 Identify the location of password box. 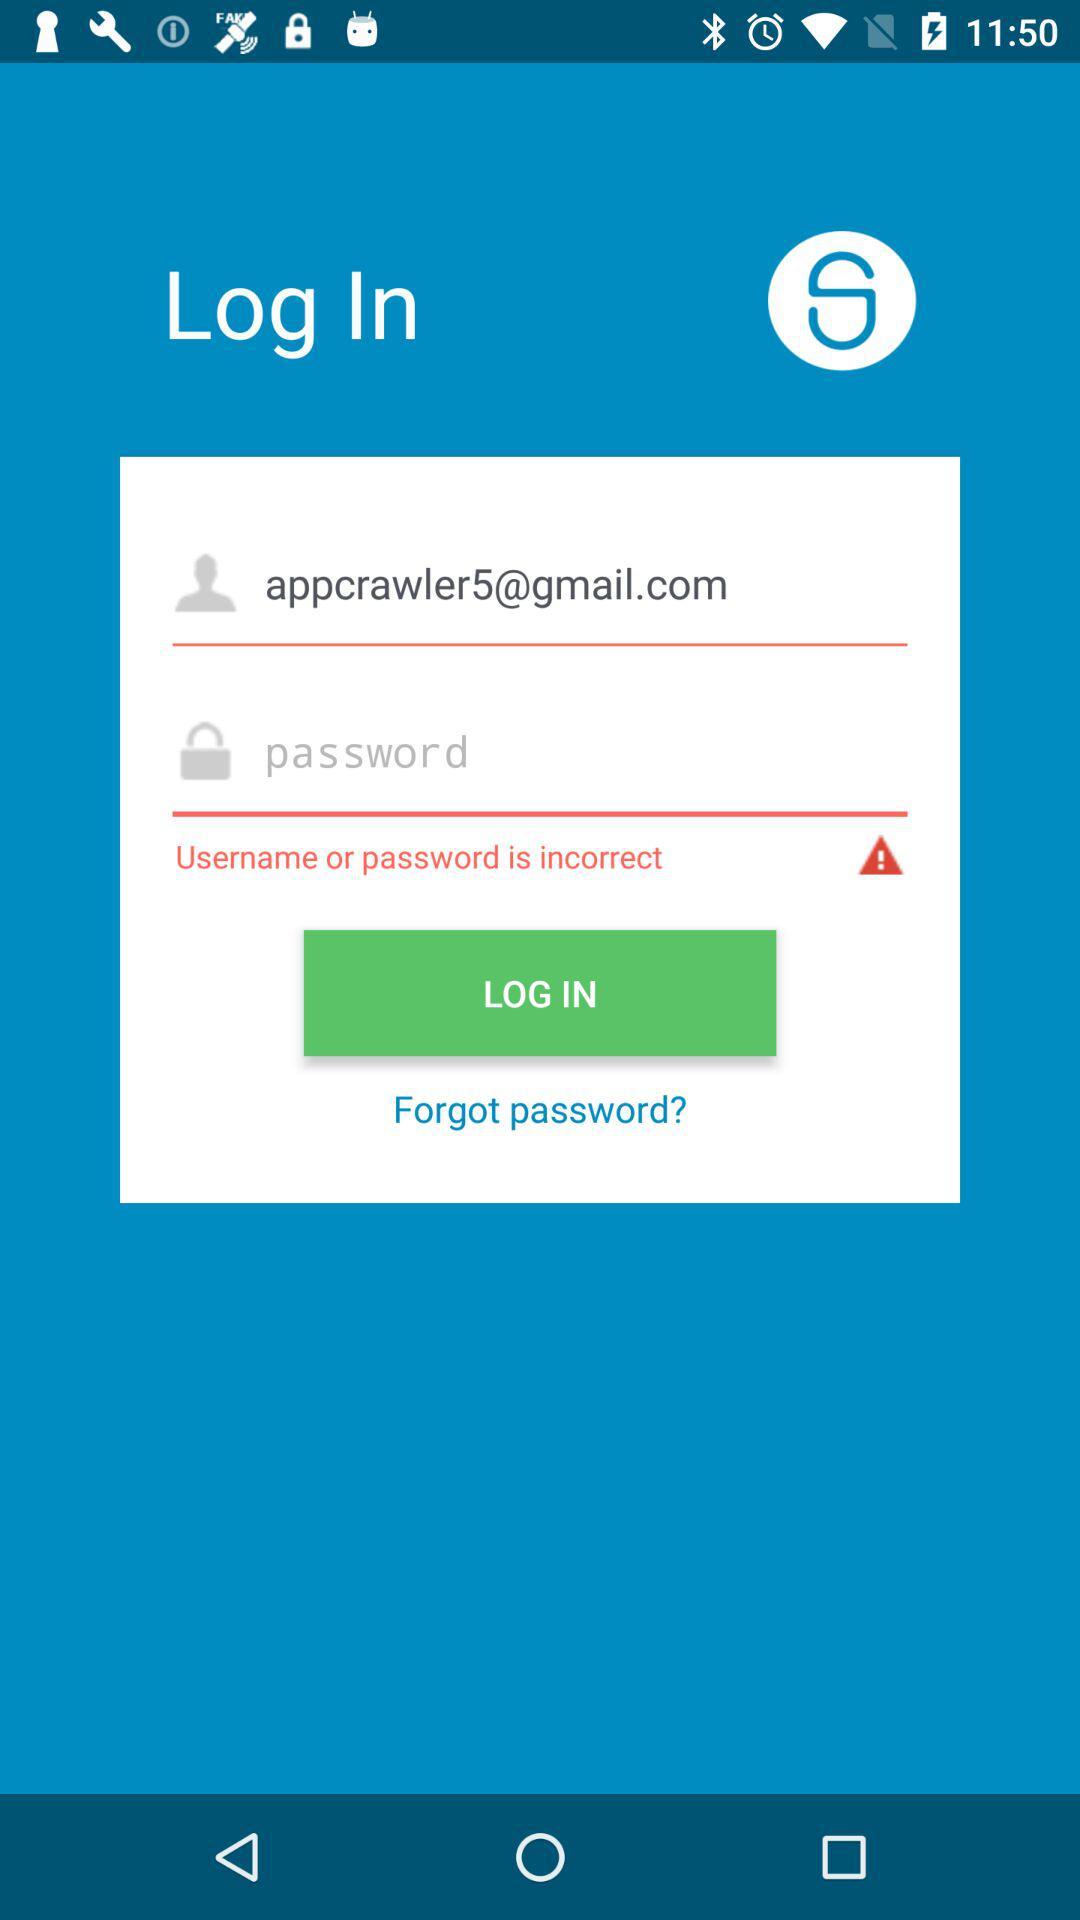
(540, 749).